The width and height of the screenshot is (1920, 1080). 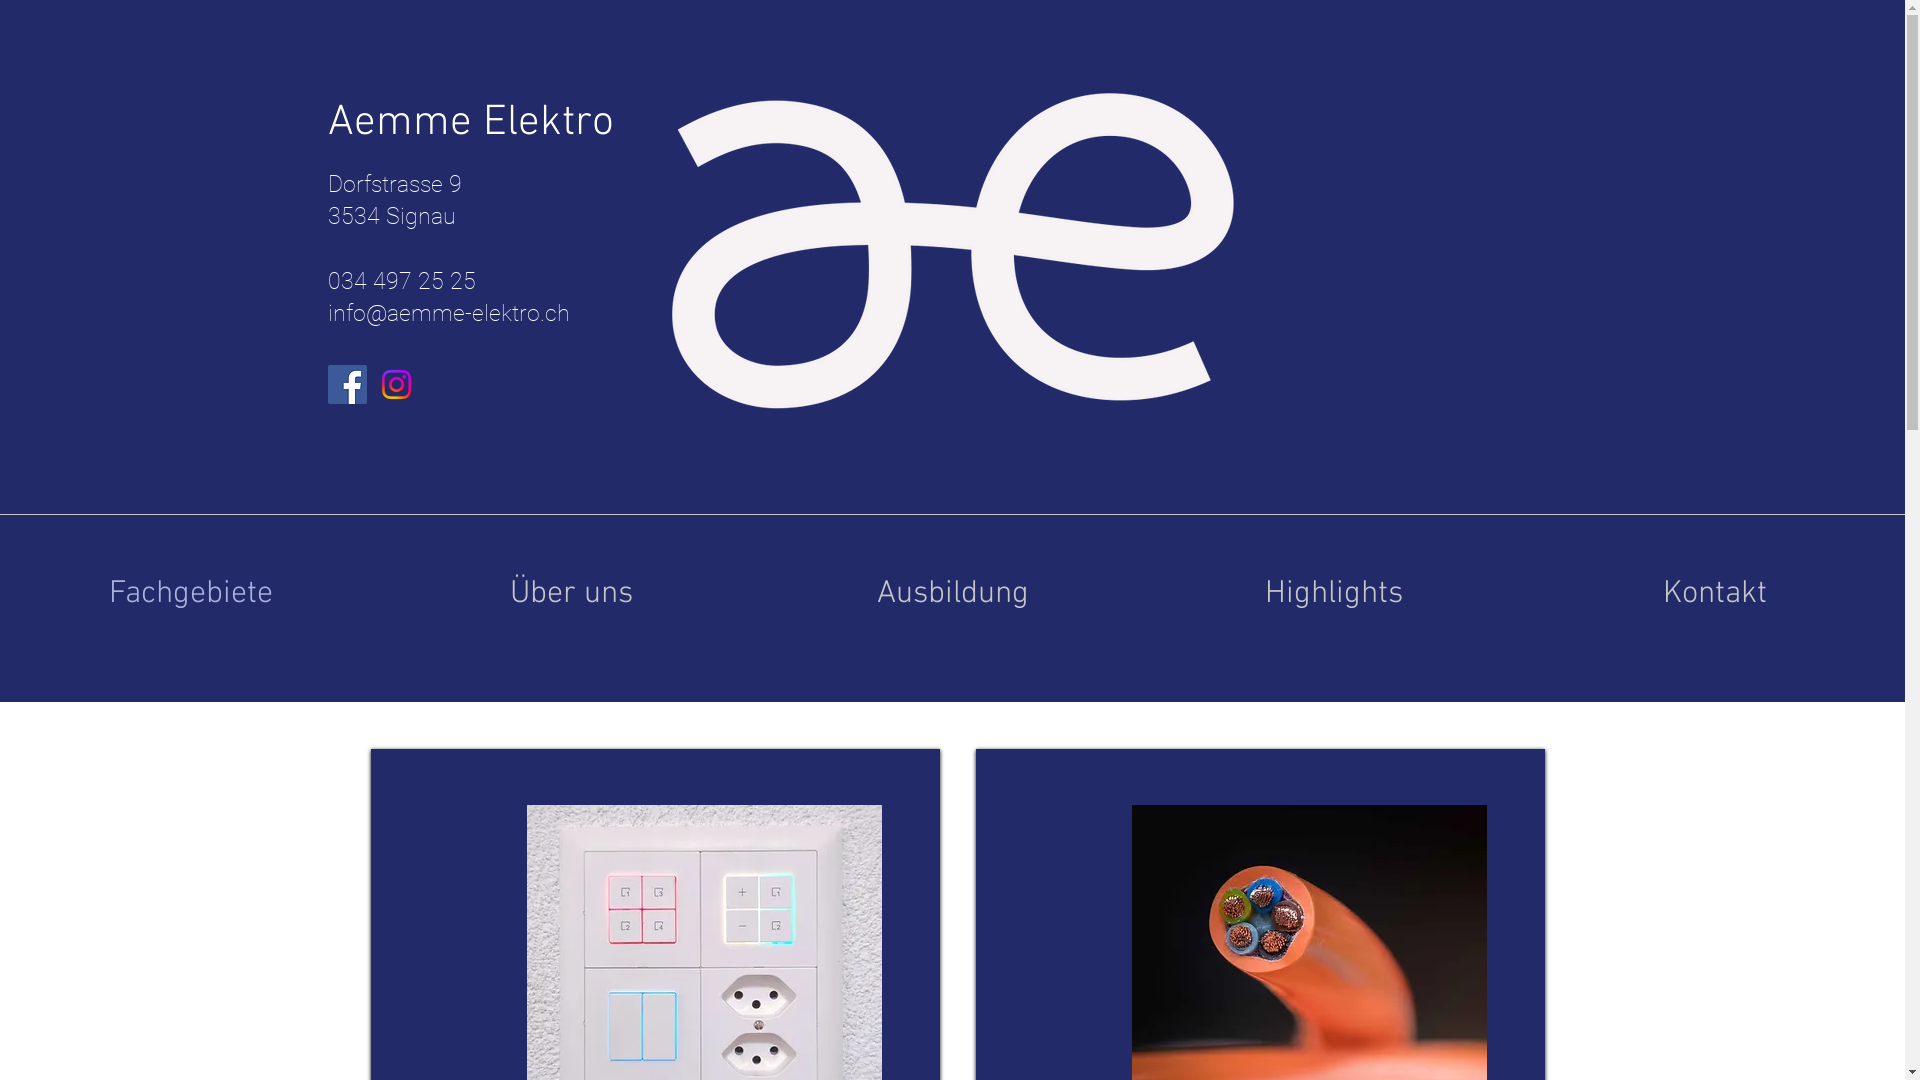 I want to click on 'Highlights', so click(x=1333, y=593).